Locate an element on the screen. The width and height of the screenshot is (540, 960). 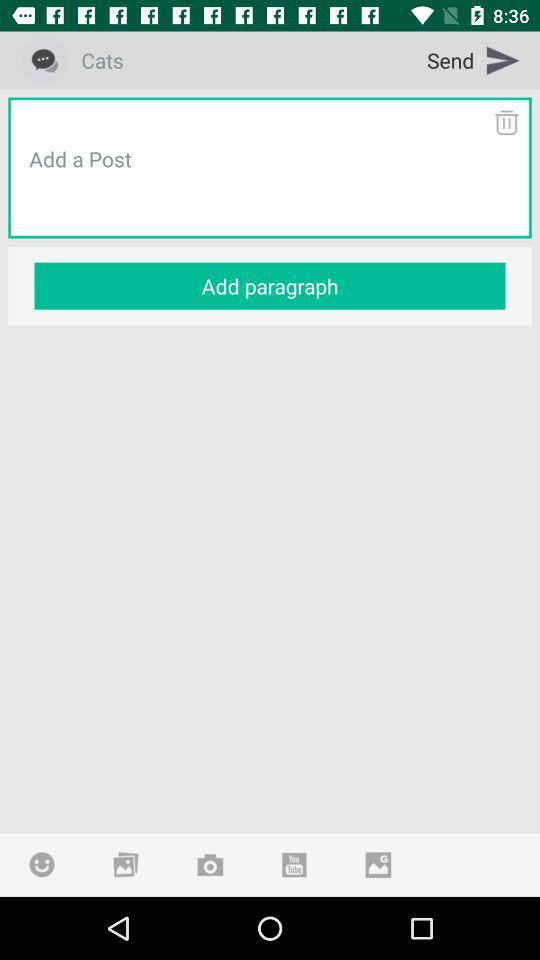
post is located at coordinates (270, 183).